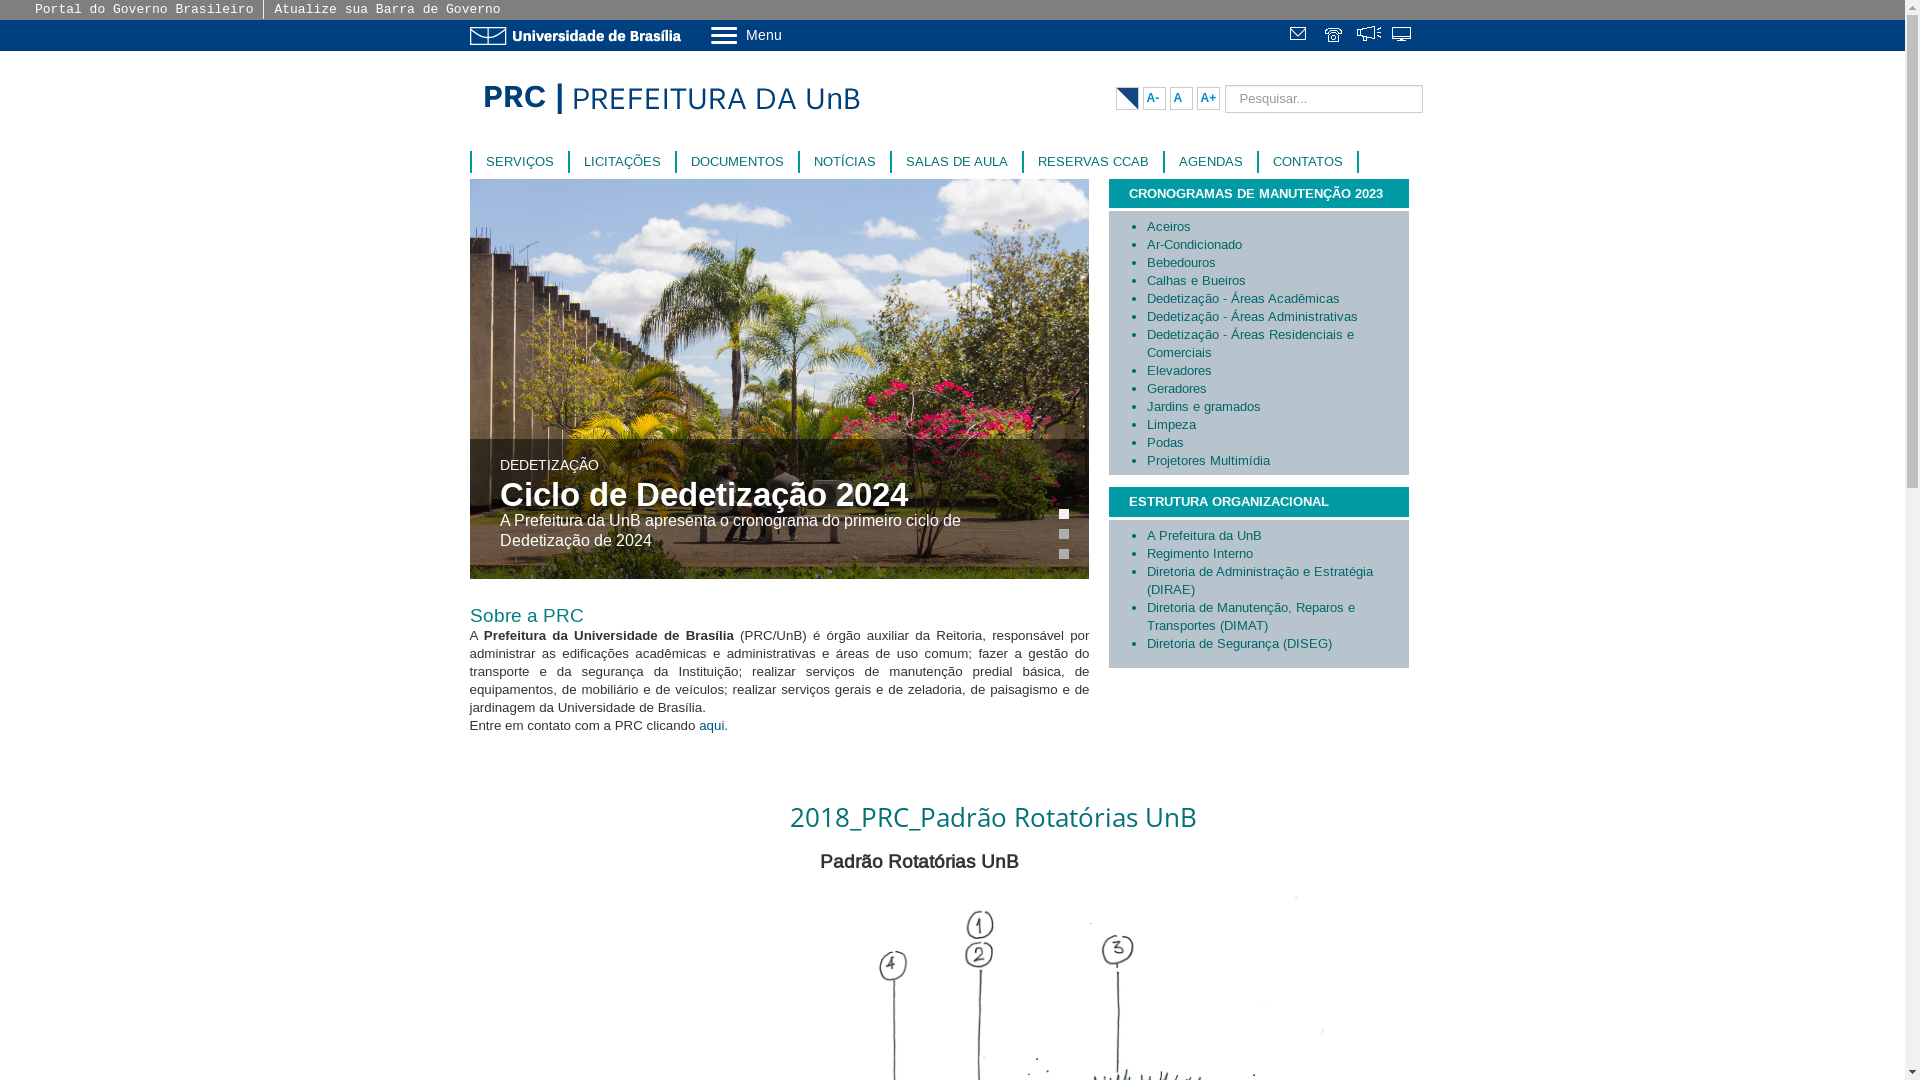 Image resolution: width=1920 pixels, height=1080 pixels. Describe the element at coordinates (1153, 98) in the screenshot. I see `'A-'` at that location.